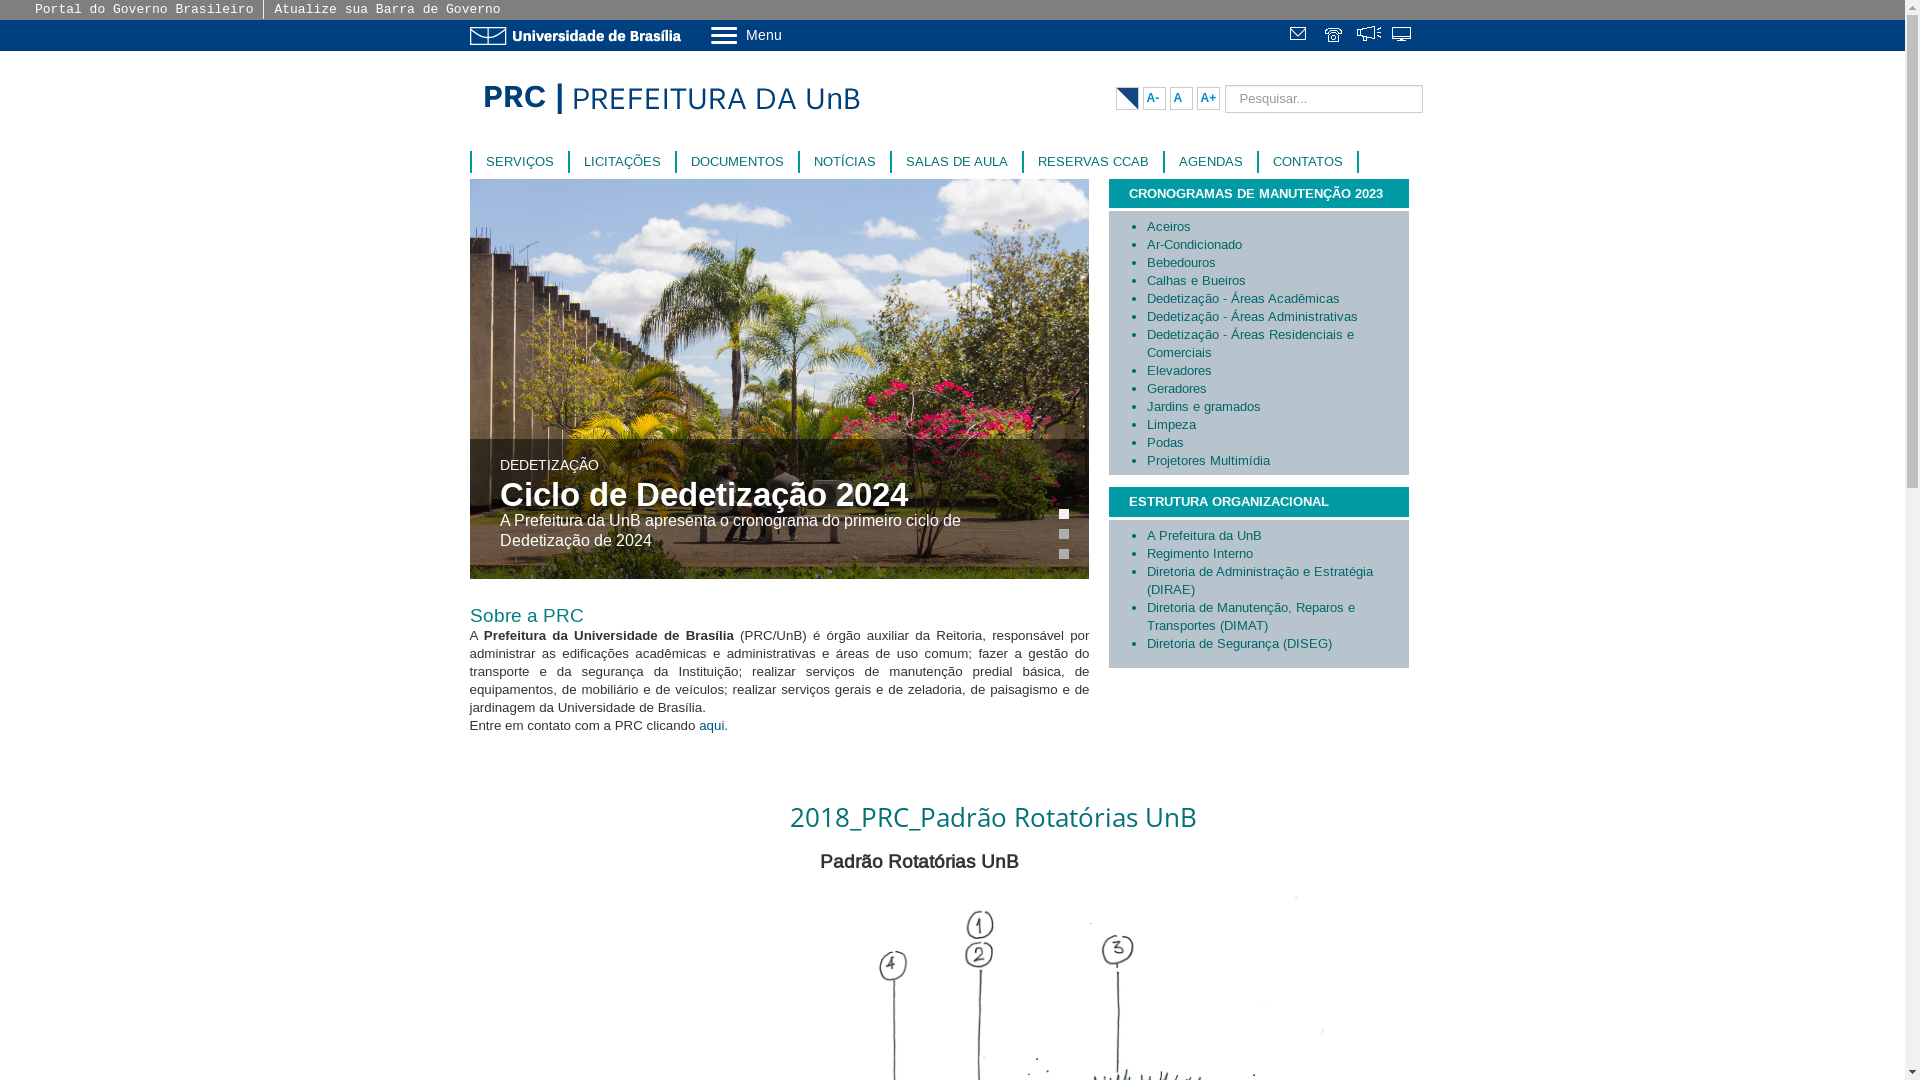 Image resolution: width=1920 pixels, height=1080 pixels. Describe the element at coordinates (1153, 98) in the screenshot. I see `'A-'` at that location.